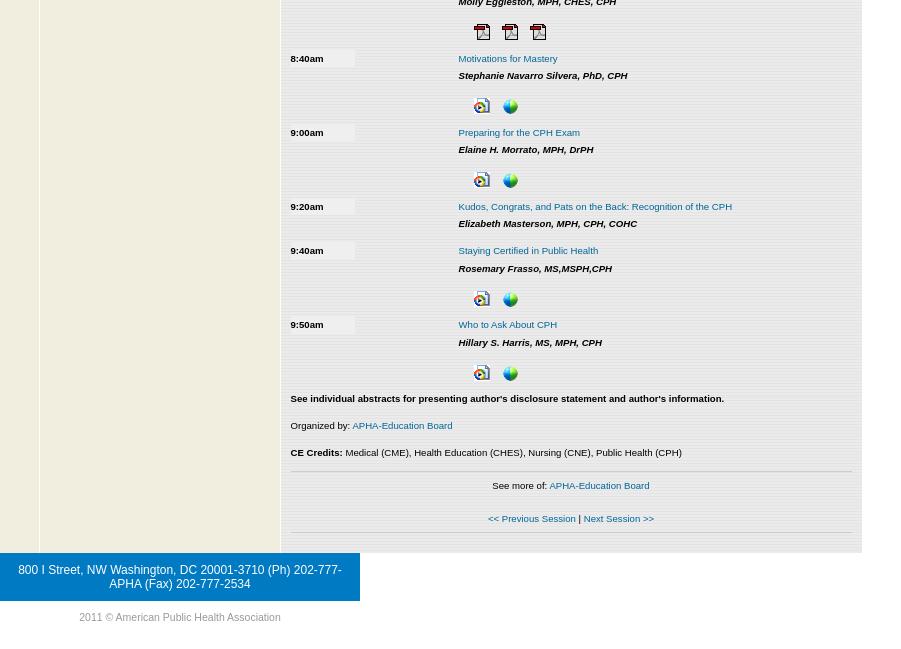  What do you see at coordinates (530, 517) in the screenshot?
I see `'<< Previous Session'` at bounding box center [530, 517].